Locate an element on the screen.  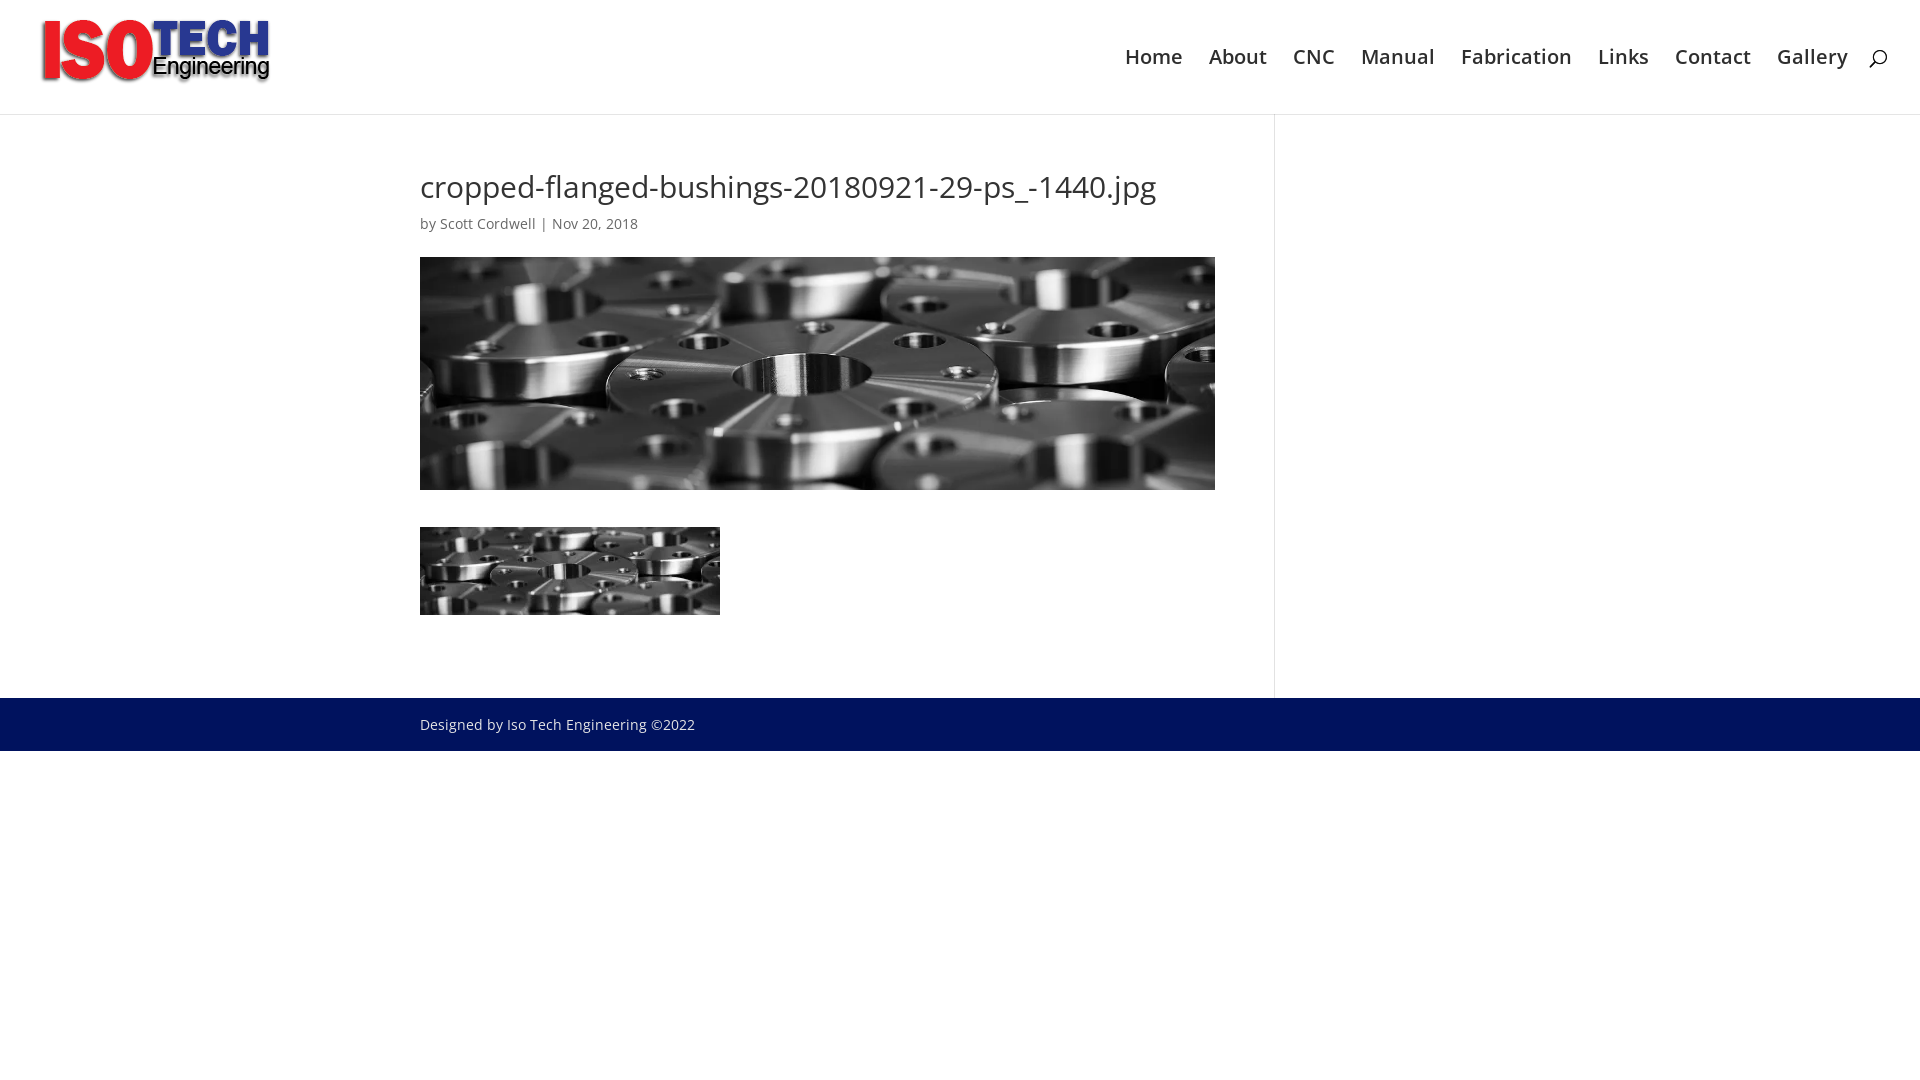
'CNC' is located at coordinates (1314, 80).